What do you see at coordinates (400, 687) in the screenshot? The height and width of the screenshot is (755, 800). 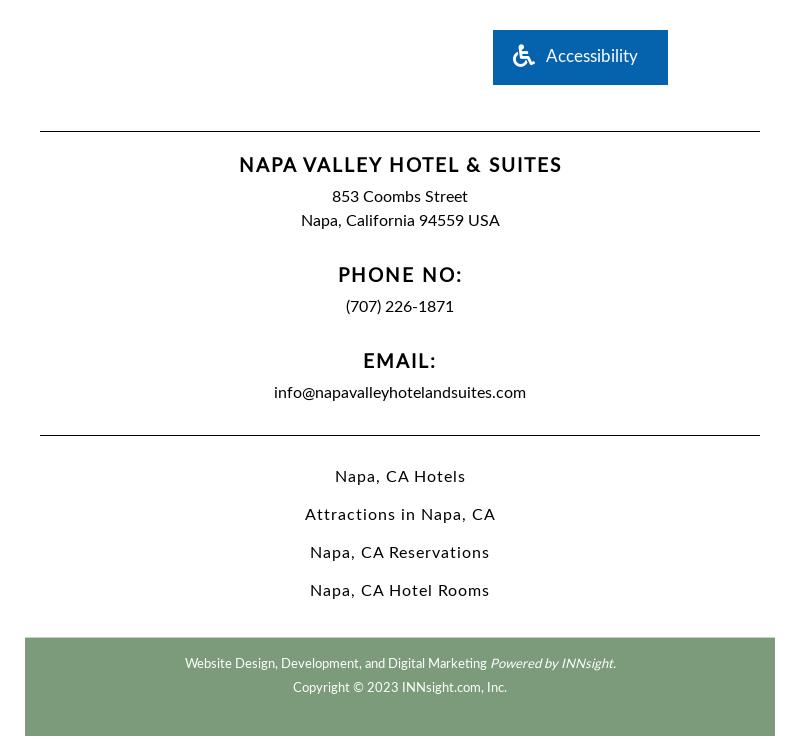 I see `'Copyright © 2023 INNsight.com, Inc.'` at bounding box center [400, 687].